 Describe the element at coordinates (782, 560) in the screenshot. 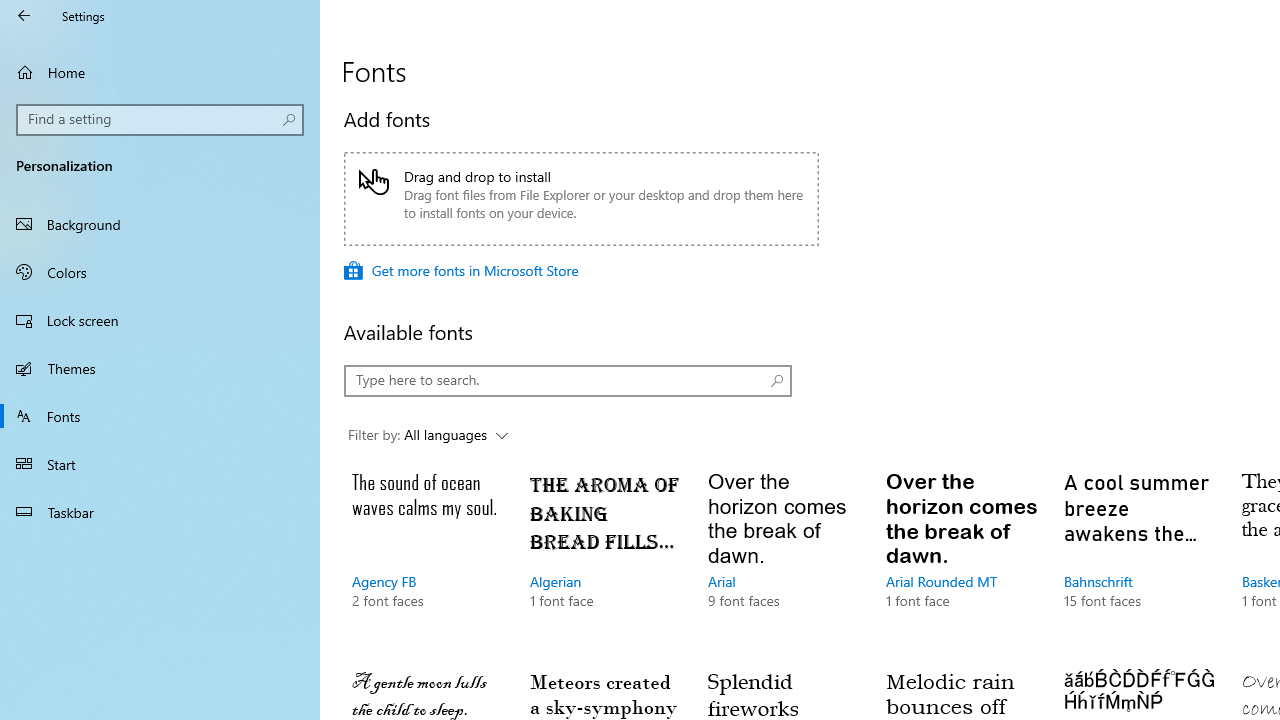

I see `'Arial, 9 font faces'` at that location.